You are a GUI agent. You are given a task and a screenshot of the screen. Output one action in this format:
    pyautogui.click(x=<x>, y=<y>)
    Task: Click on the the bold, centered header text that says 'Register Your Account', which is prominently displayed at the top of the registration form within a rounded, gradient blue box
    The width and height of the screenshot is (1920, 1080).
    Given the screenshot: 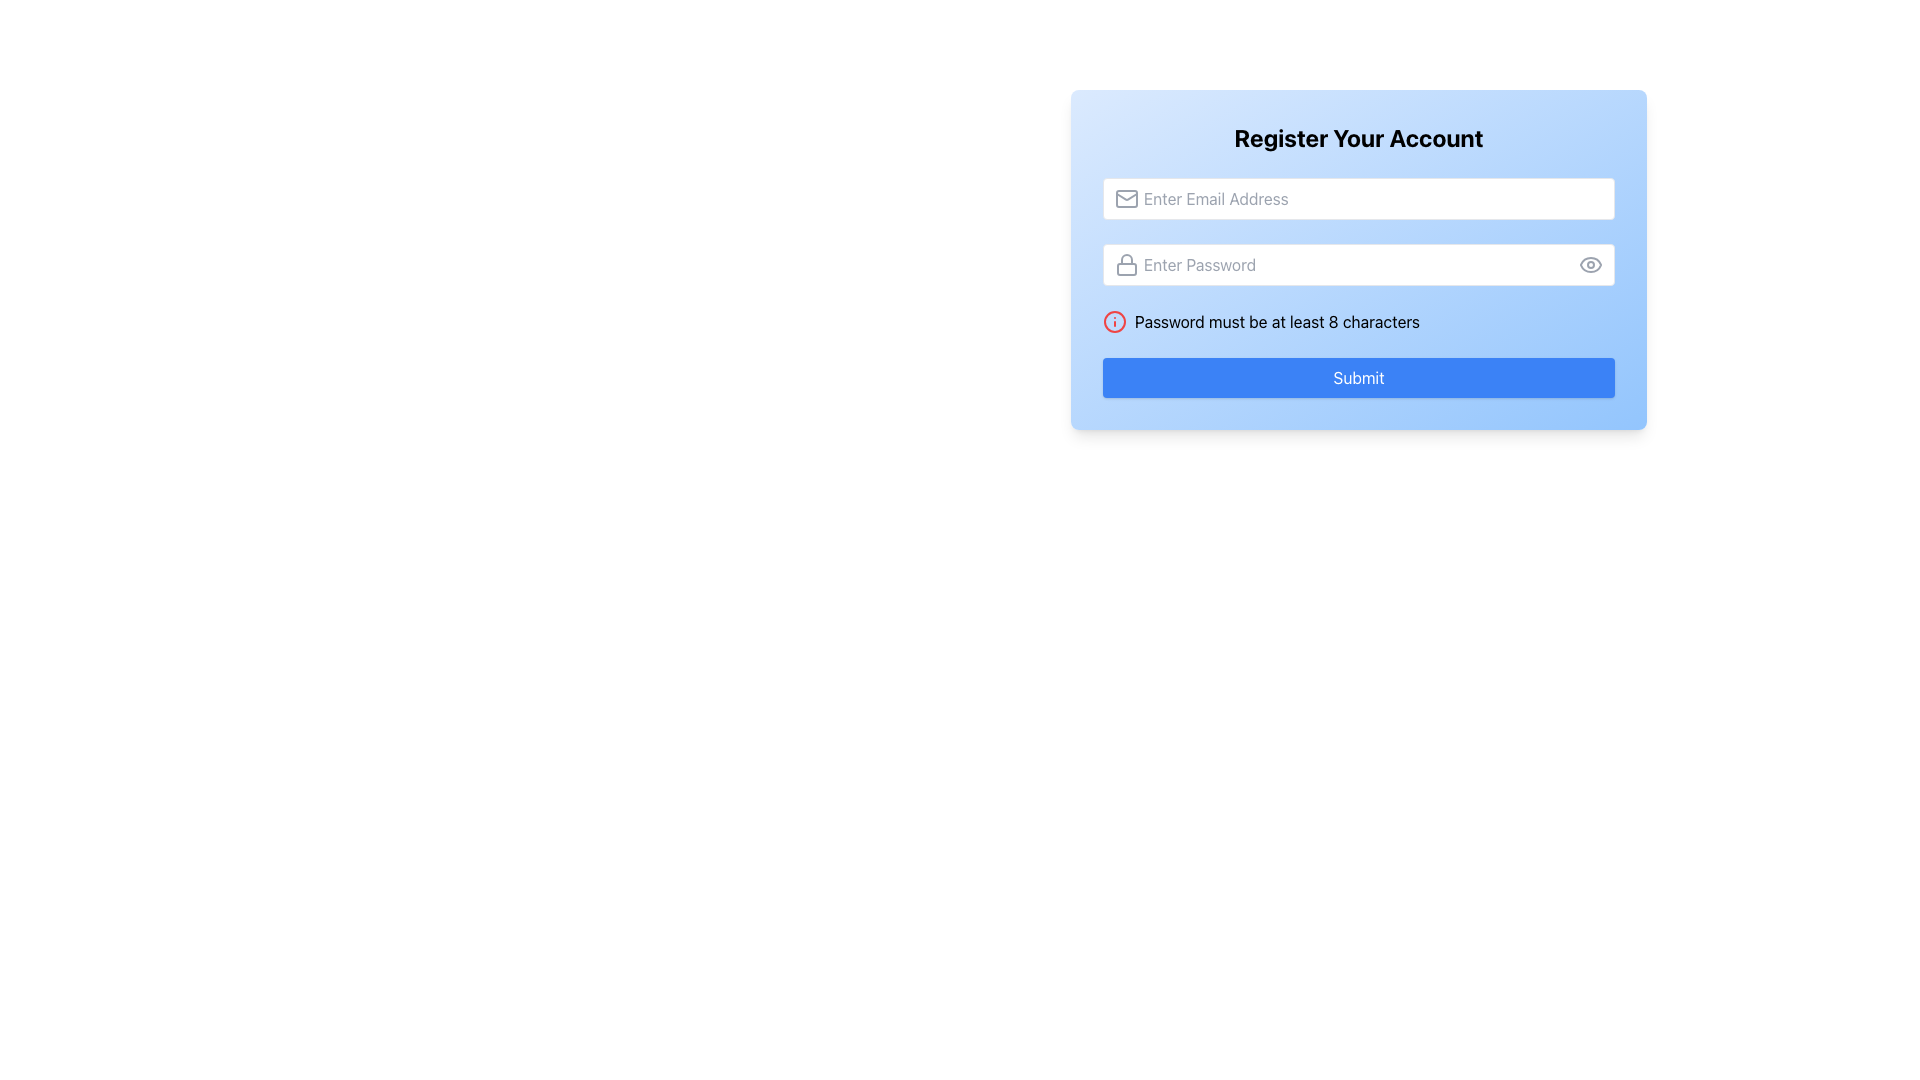 What is the action you would take?
    pyautogui.click(x=1358, y=137)
    